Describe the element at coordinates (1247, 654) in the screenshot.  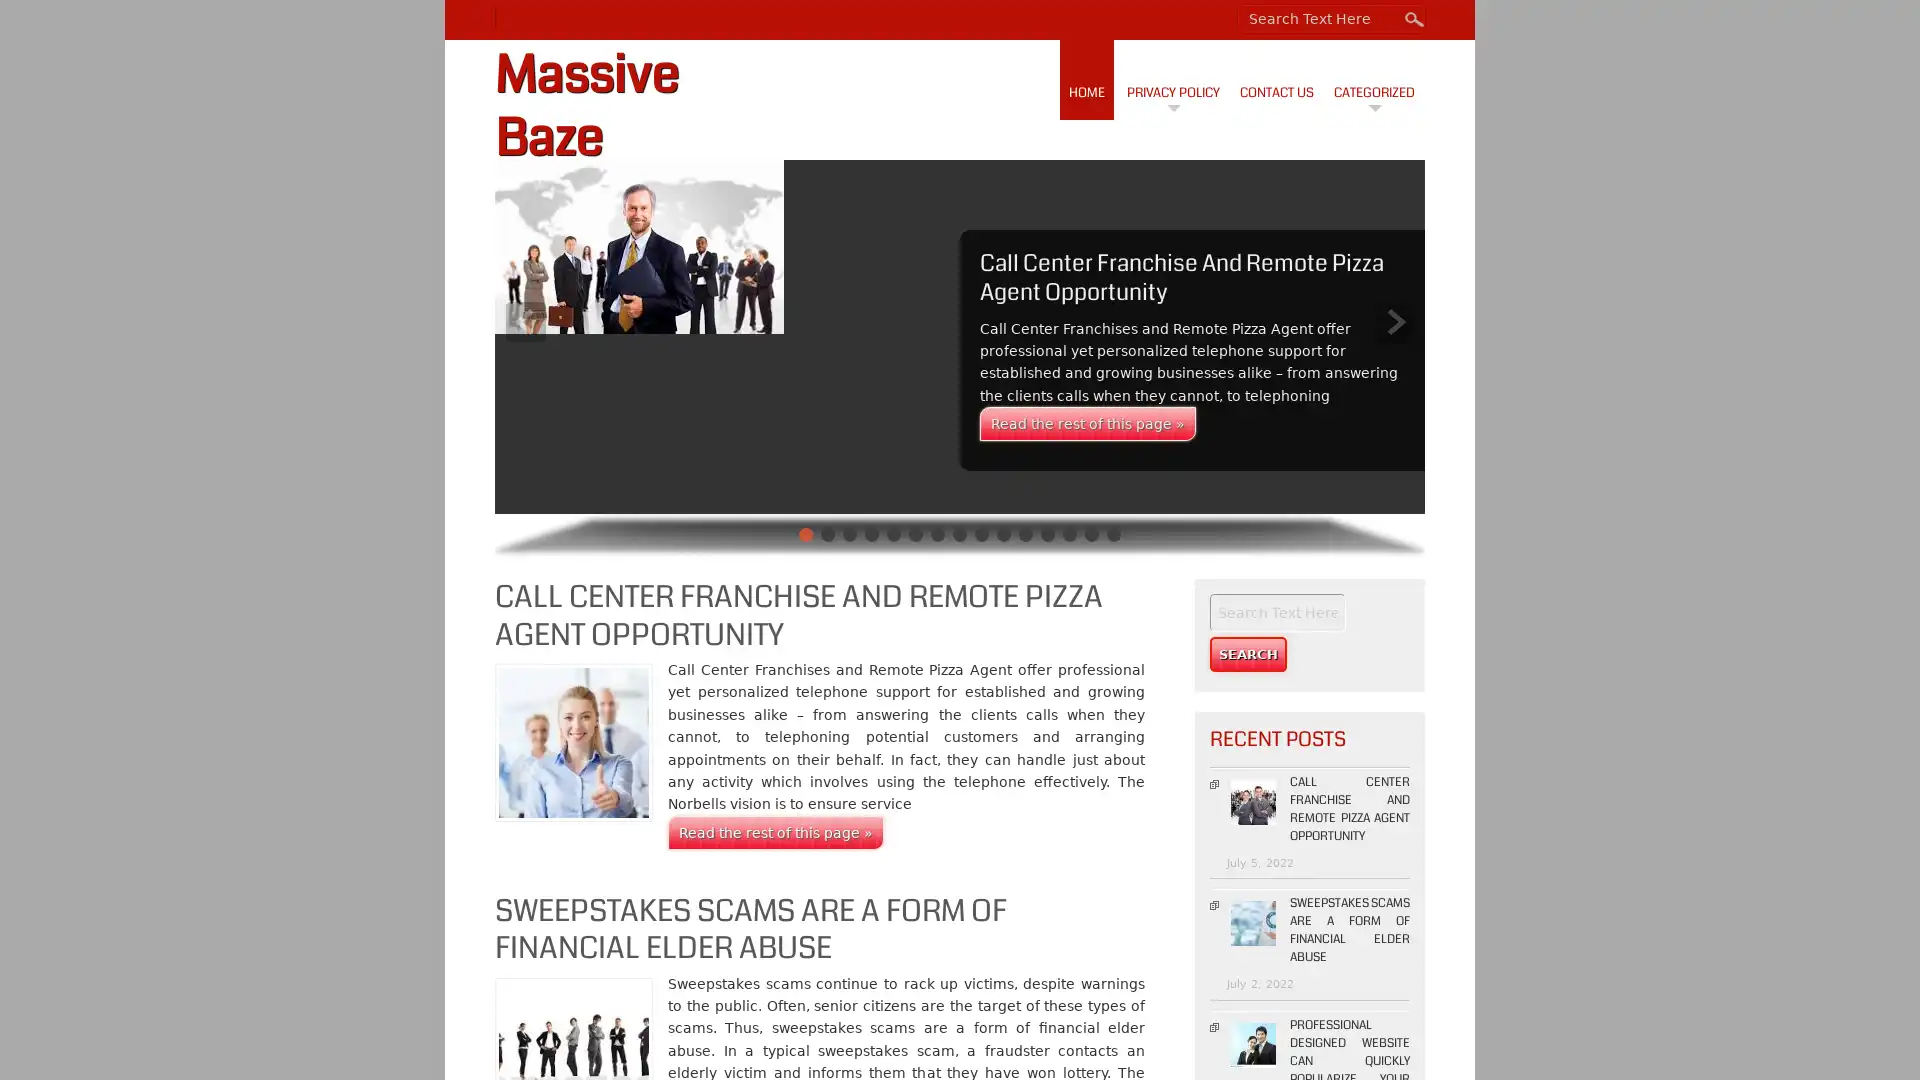
I see `Search` at that location.